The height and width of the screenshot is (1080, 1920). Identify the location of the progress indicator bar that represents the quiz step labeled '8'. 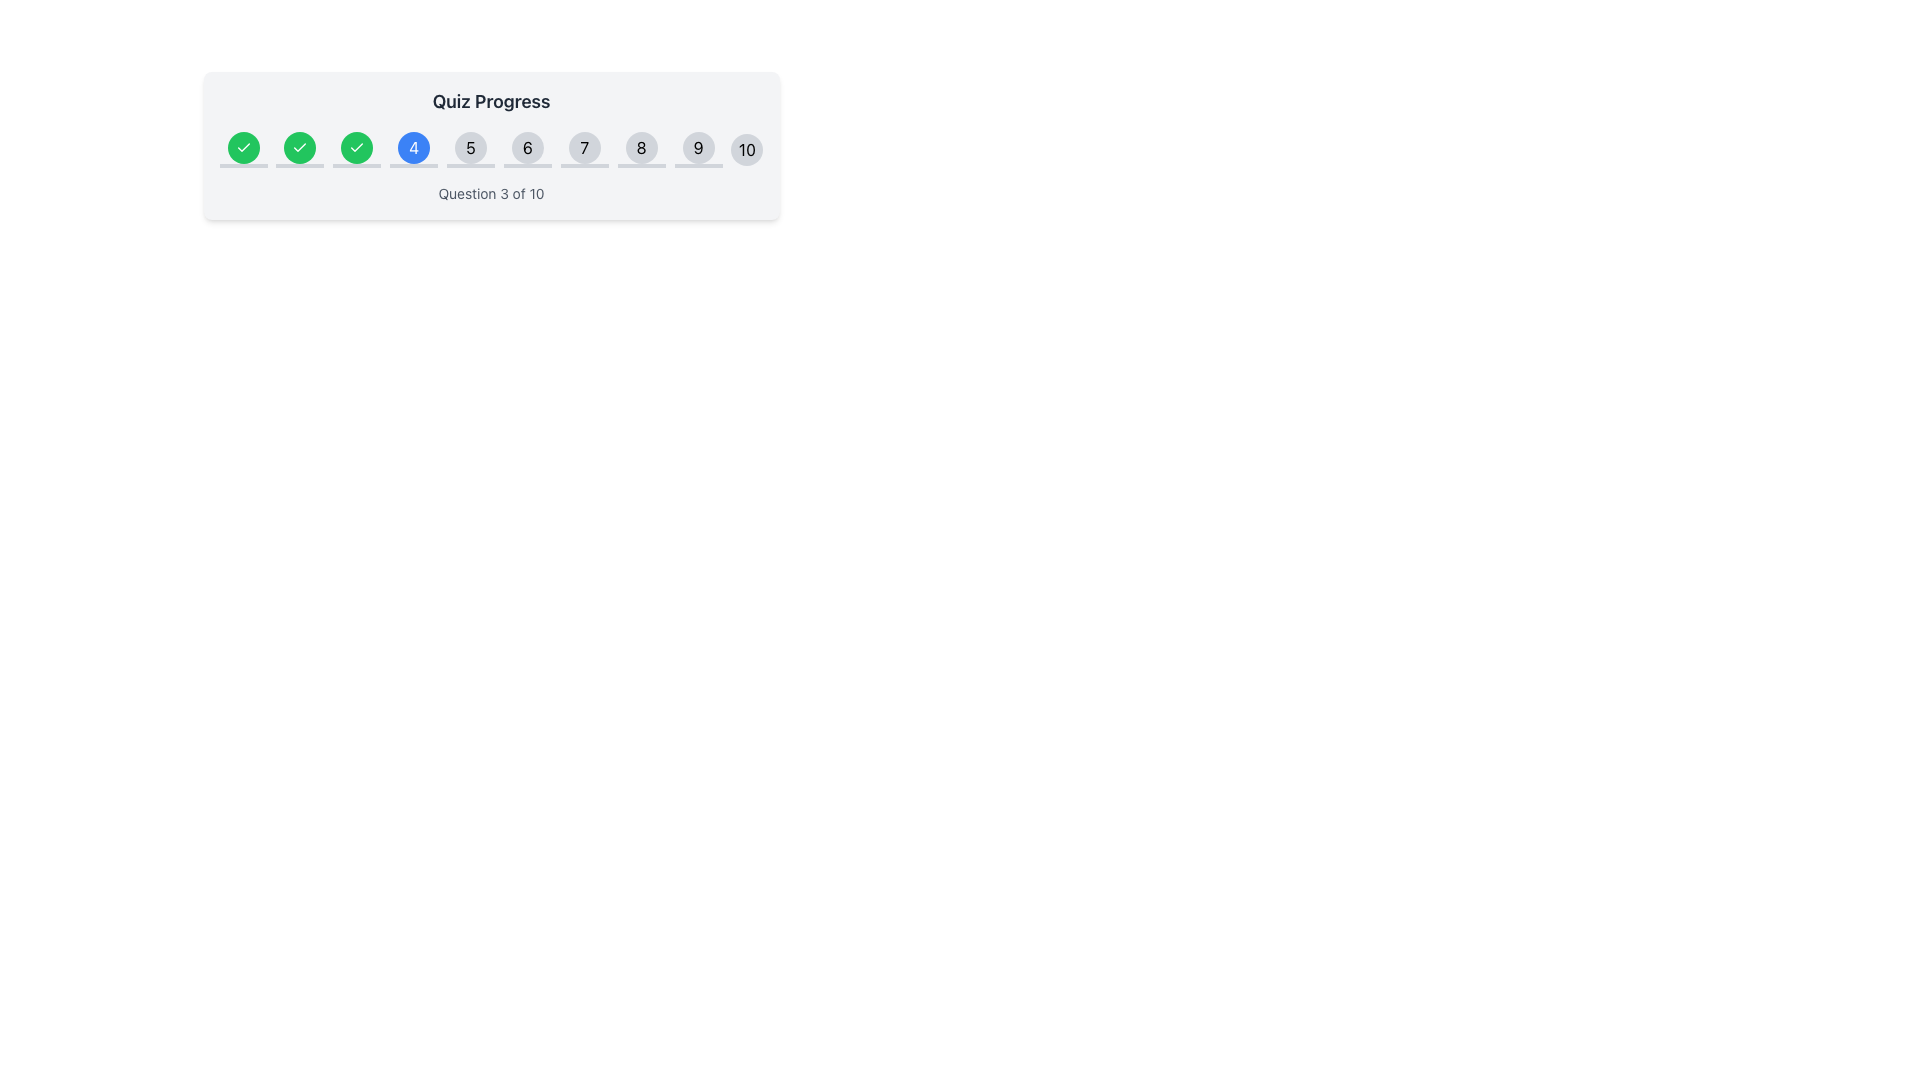
(641, 164).